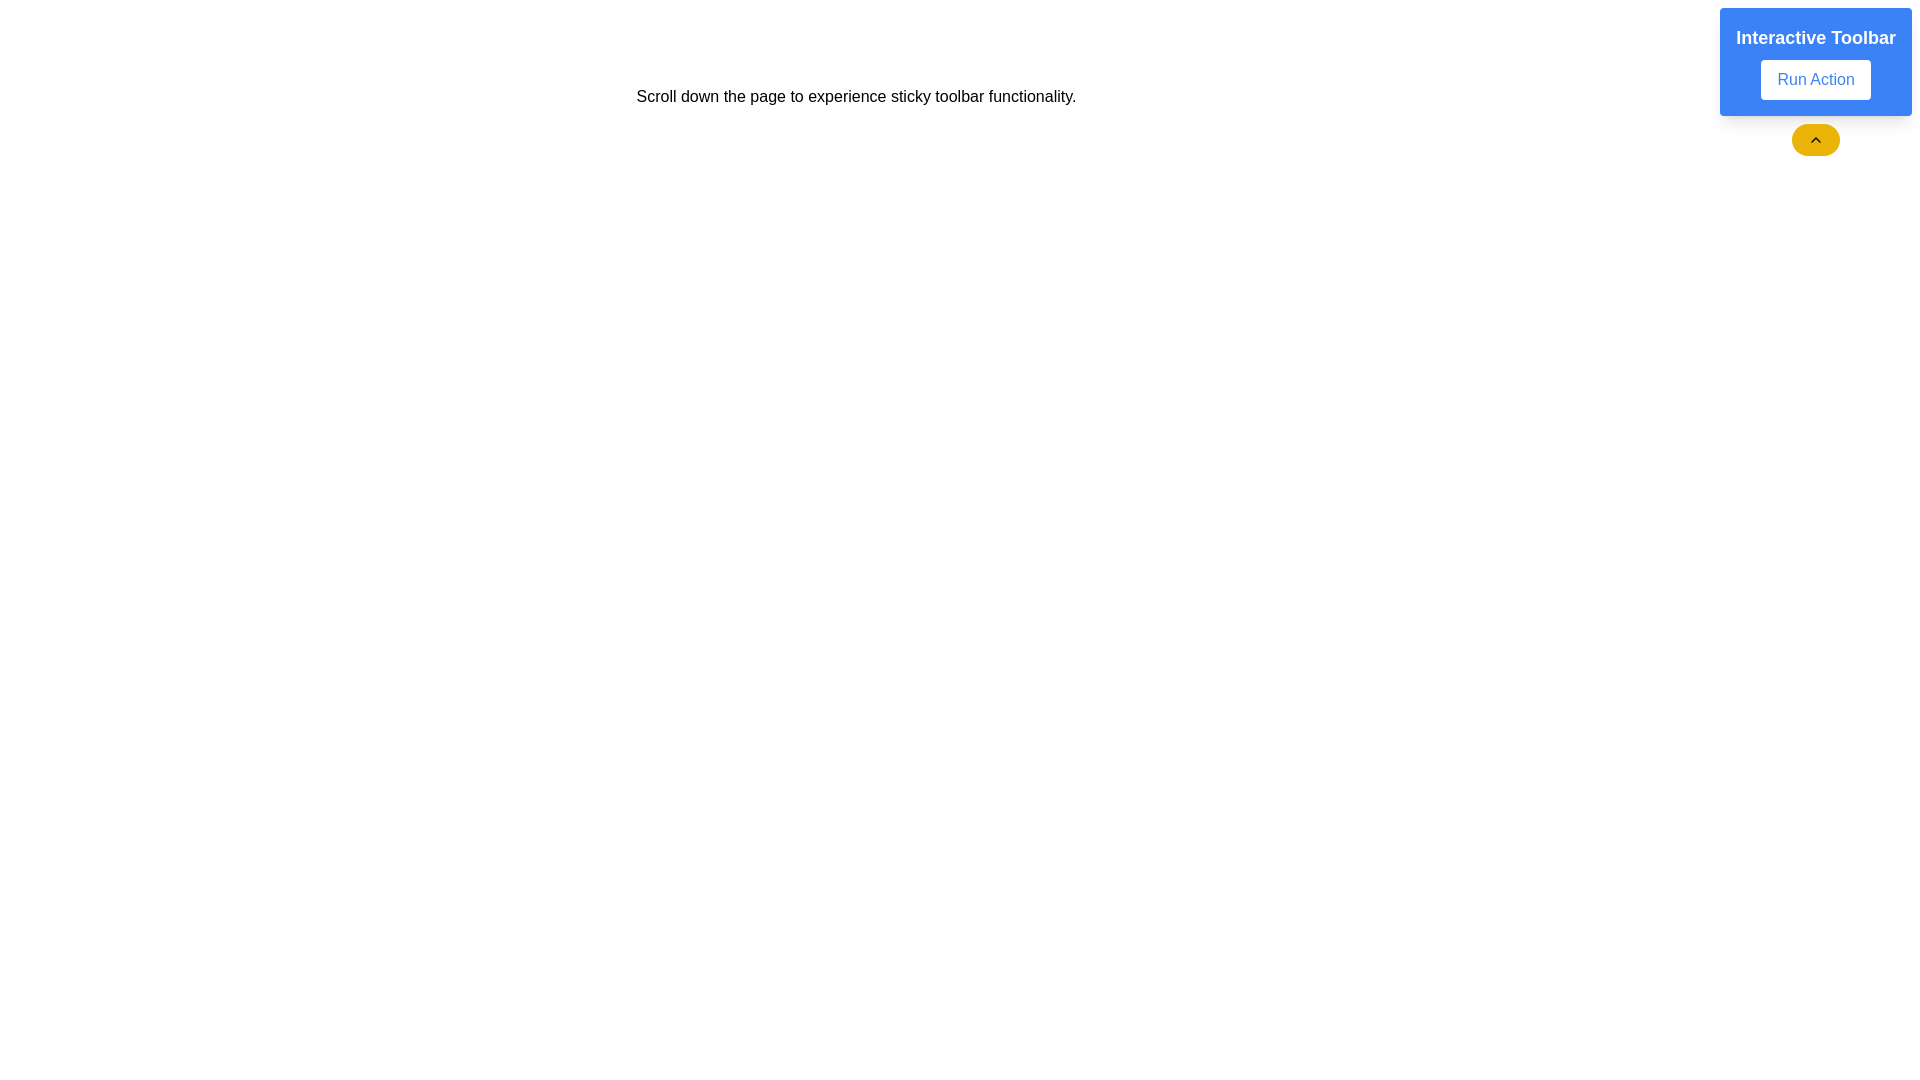 The width and height of the screenshot is (1920, 1080). I want to click on the circular button with a yellow background and black upward chevron icon, positioned below the 'Run Action' button in the 'Interactive Toolbar', so click(1816, 138).